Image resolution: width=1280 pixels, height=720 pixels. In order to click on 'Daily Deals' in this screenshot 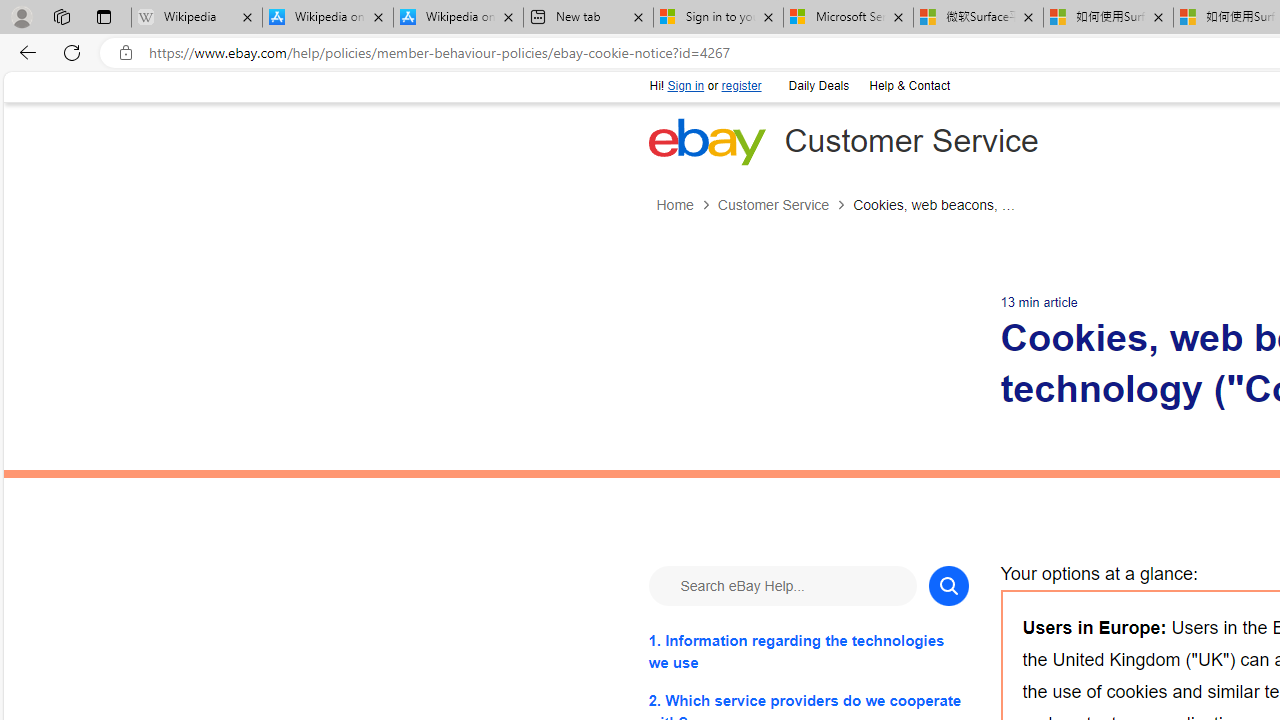, I will do `click(817, 83)`.